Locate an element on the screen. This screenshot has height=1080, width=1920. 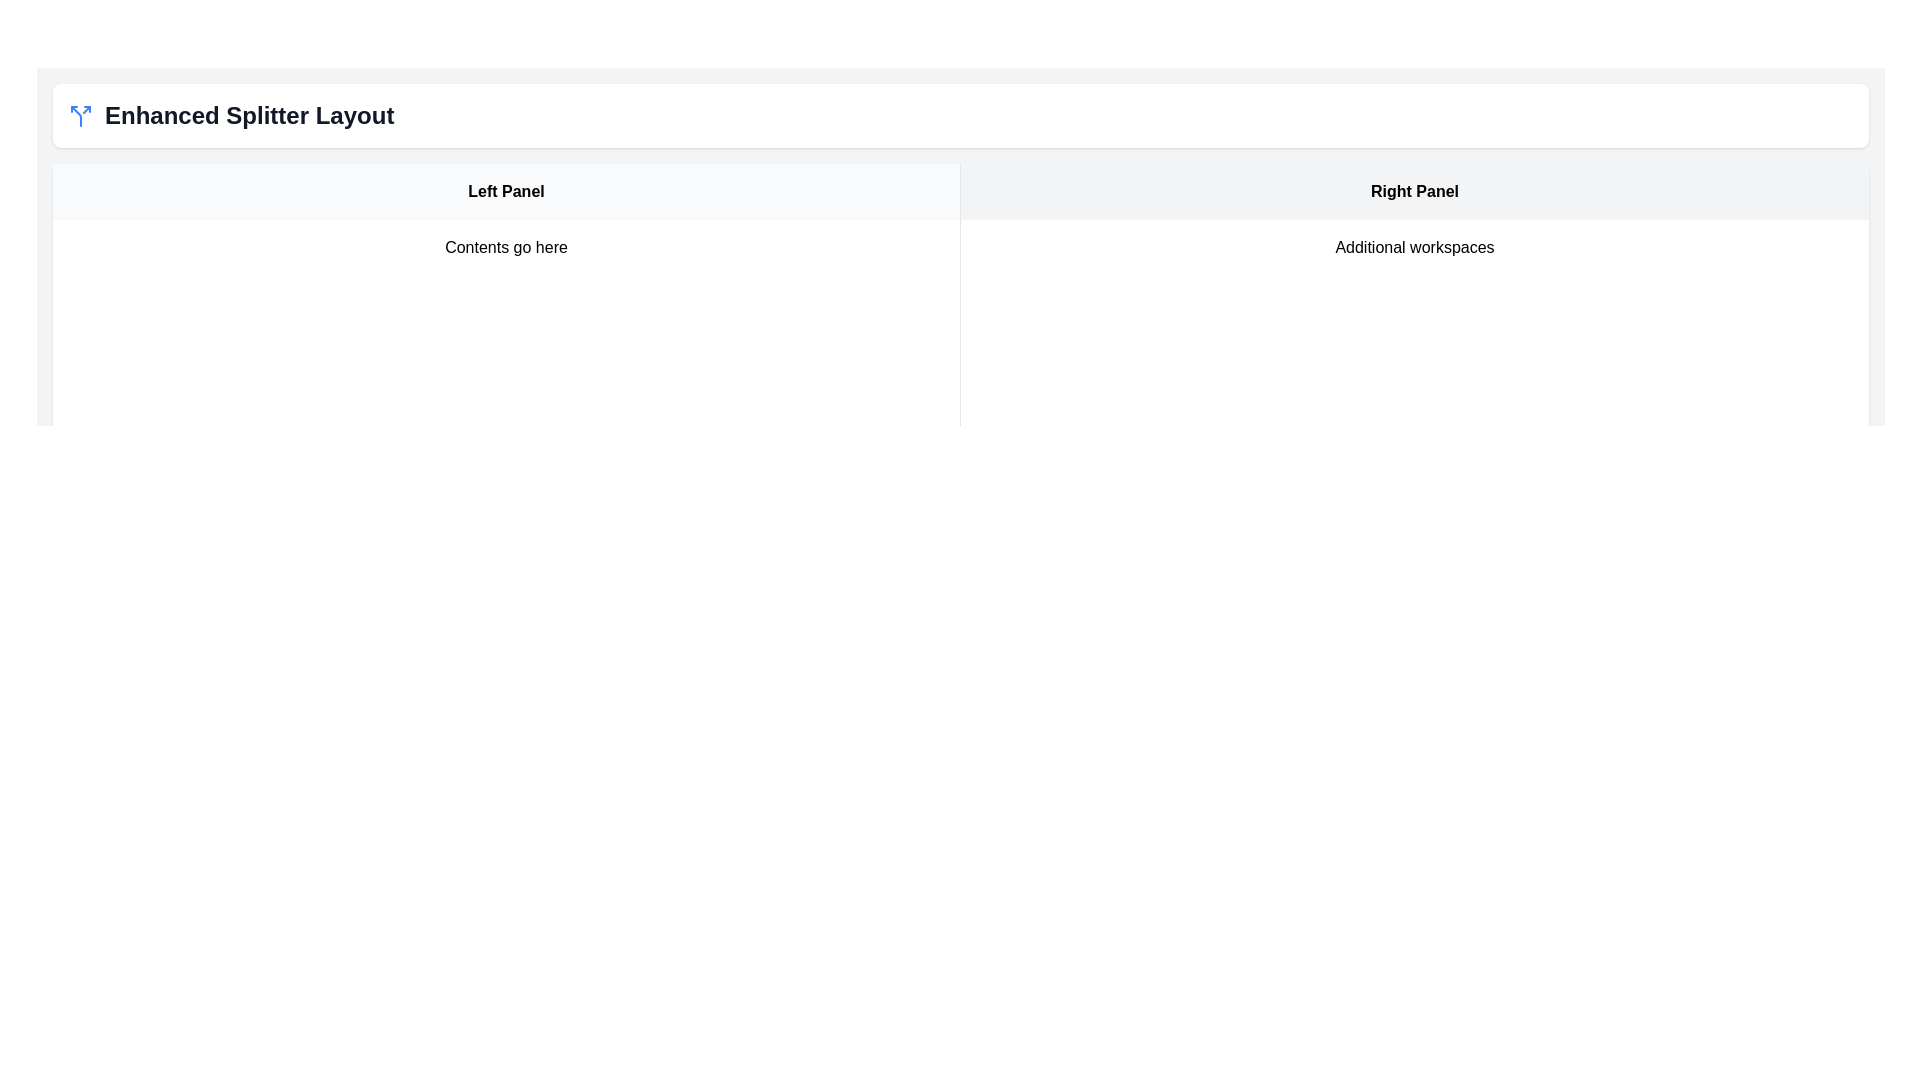
the Static Text Label located in the Right Panel section, which serves as a header or descriptor for related content, centered below the title 'Right Panel' is located at coordinates (1414, 246).